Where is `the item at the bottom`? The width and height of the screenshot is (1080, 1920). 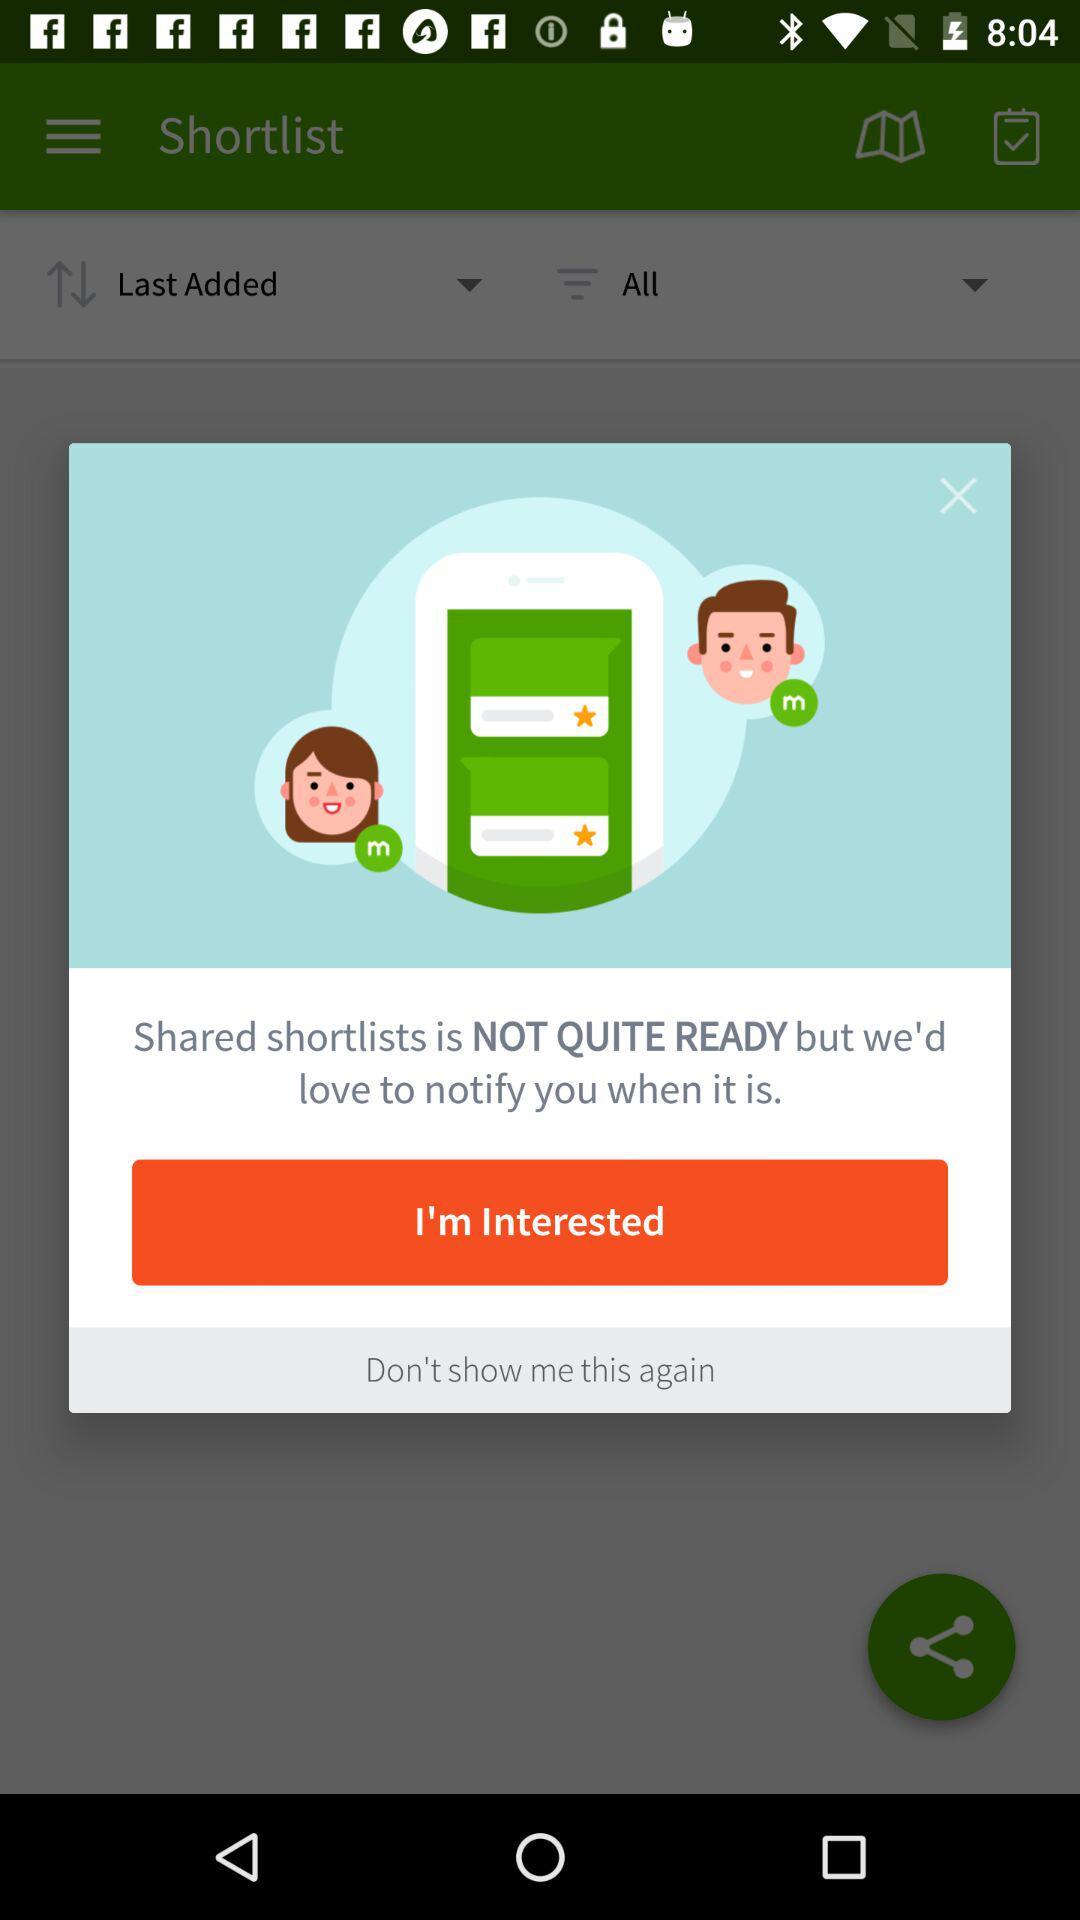 the item at the bottom is located at coordinates (540, 1369).